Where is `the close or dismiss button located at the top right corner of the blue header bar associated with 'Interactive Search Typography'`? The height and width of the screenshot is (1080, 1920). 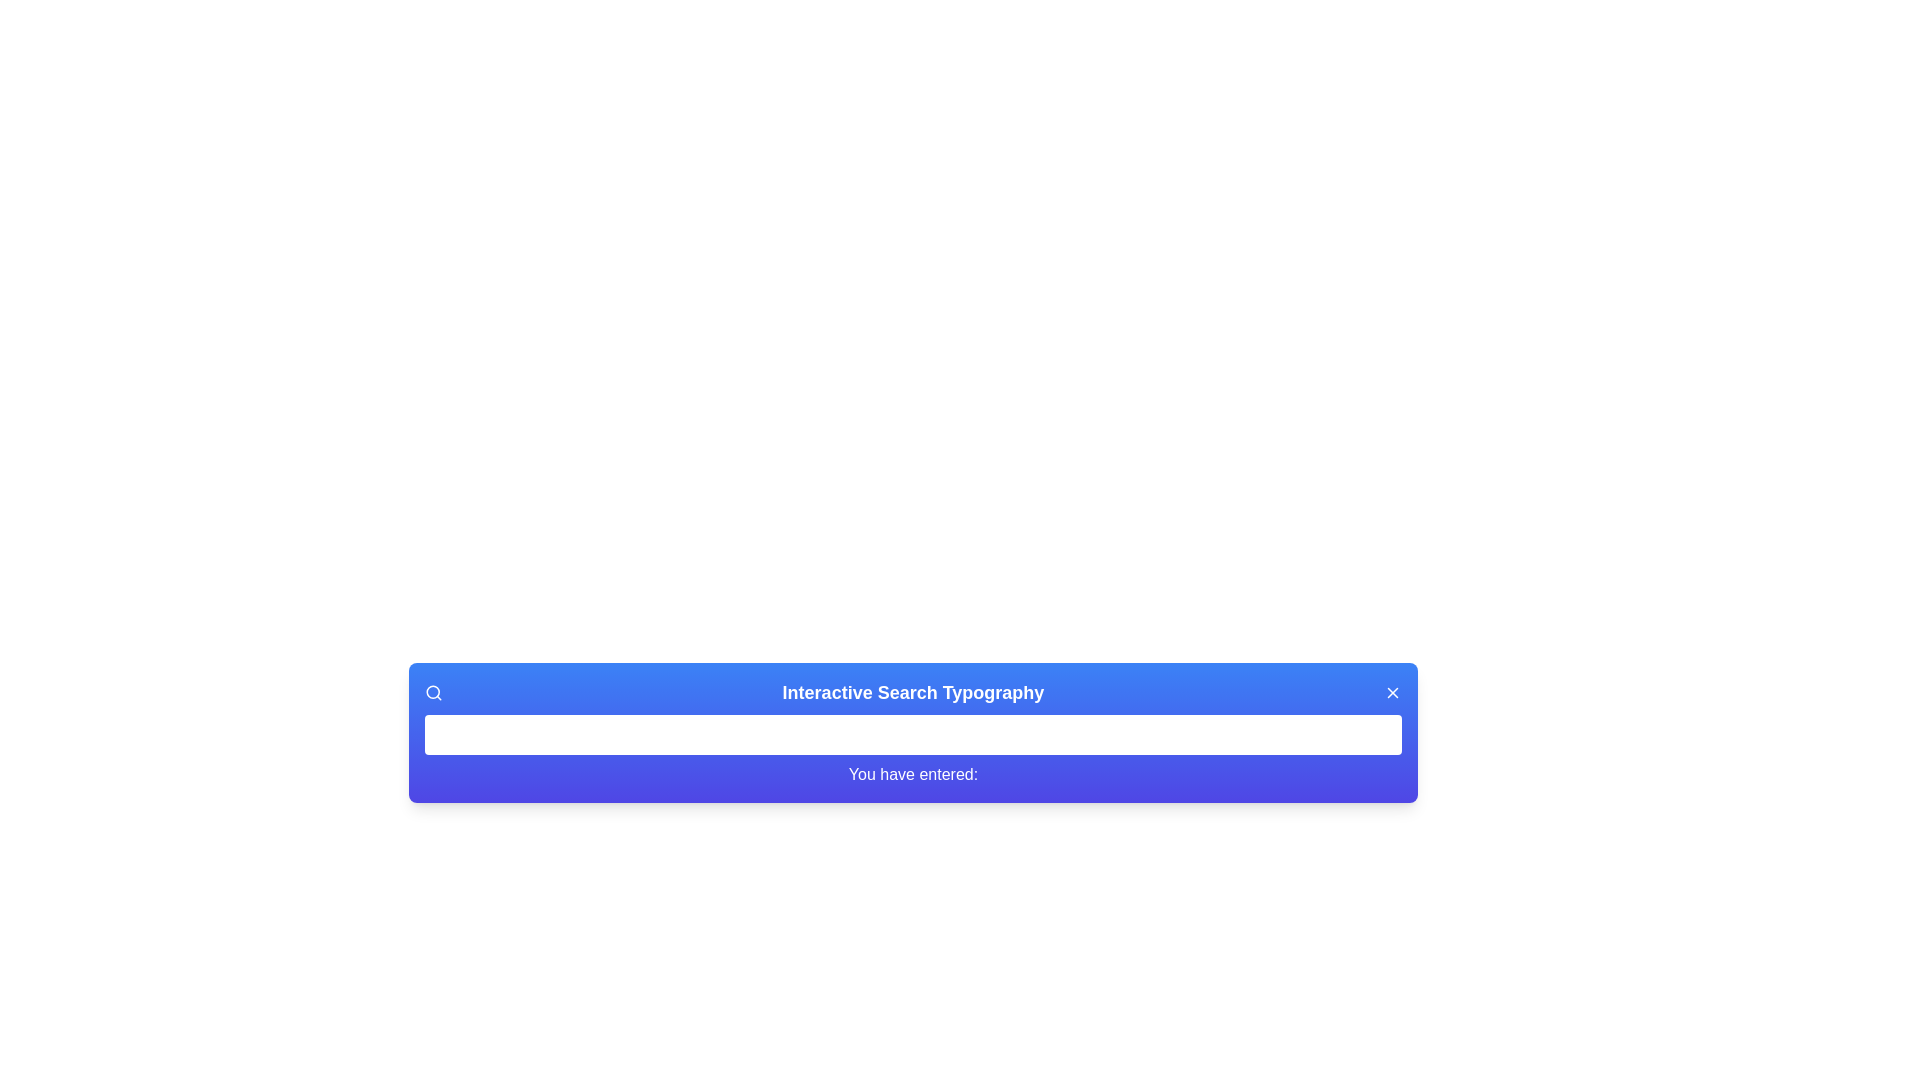 the close or dismiss button located at the top right corner of the blue header bar associated with 'Interactive Search Typography' is located at coordinates (1391, 692).